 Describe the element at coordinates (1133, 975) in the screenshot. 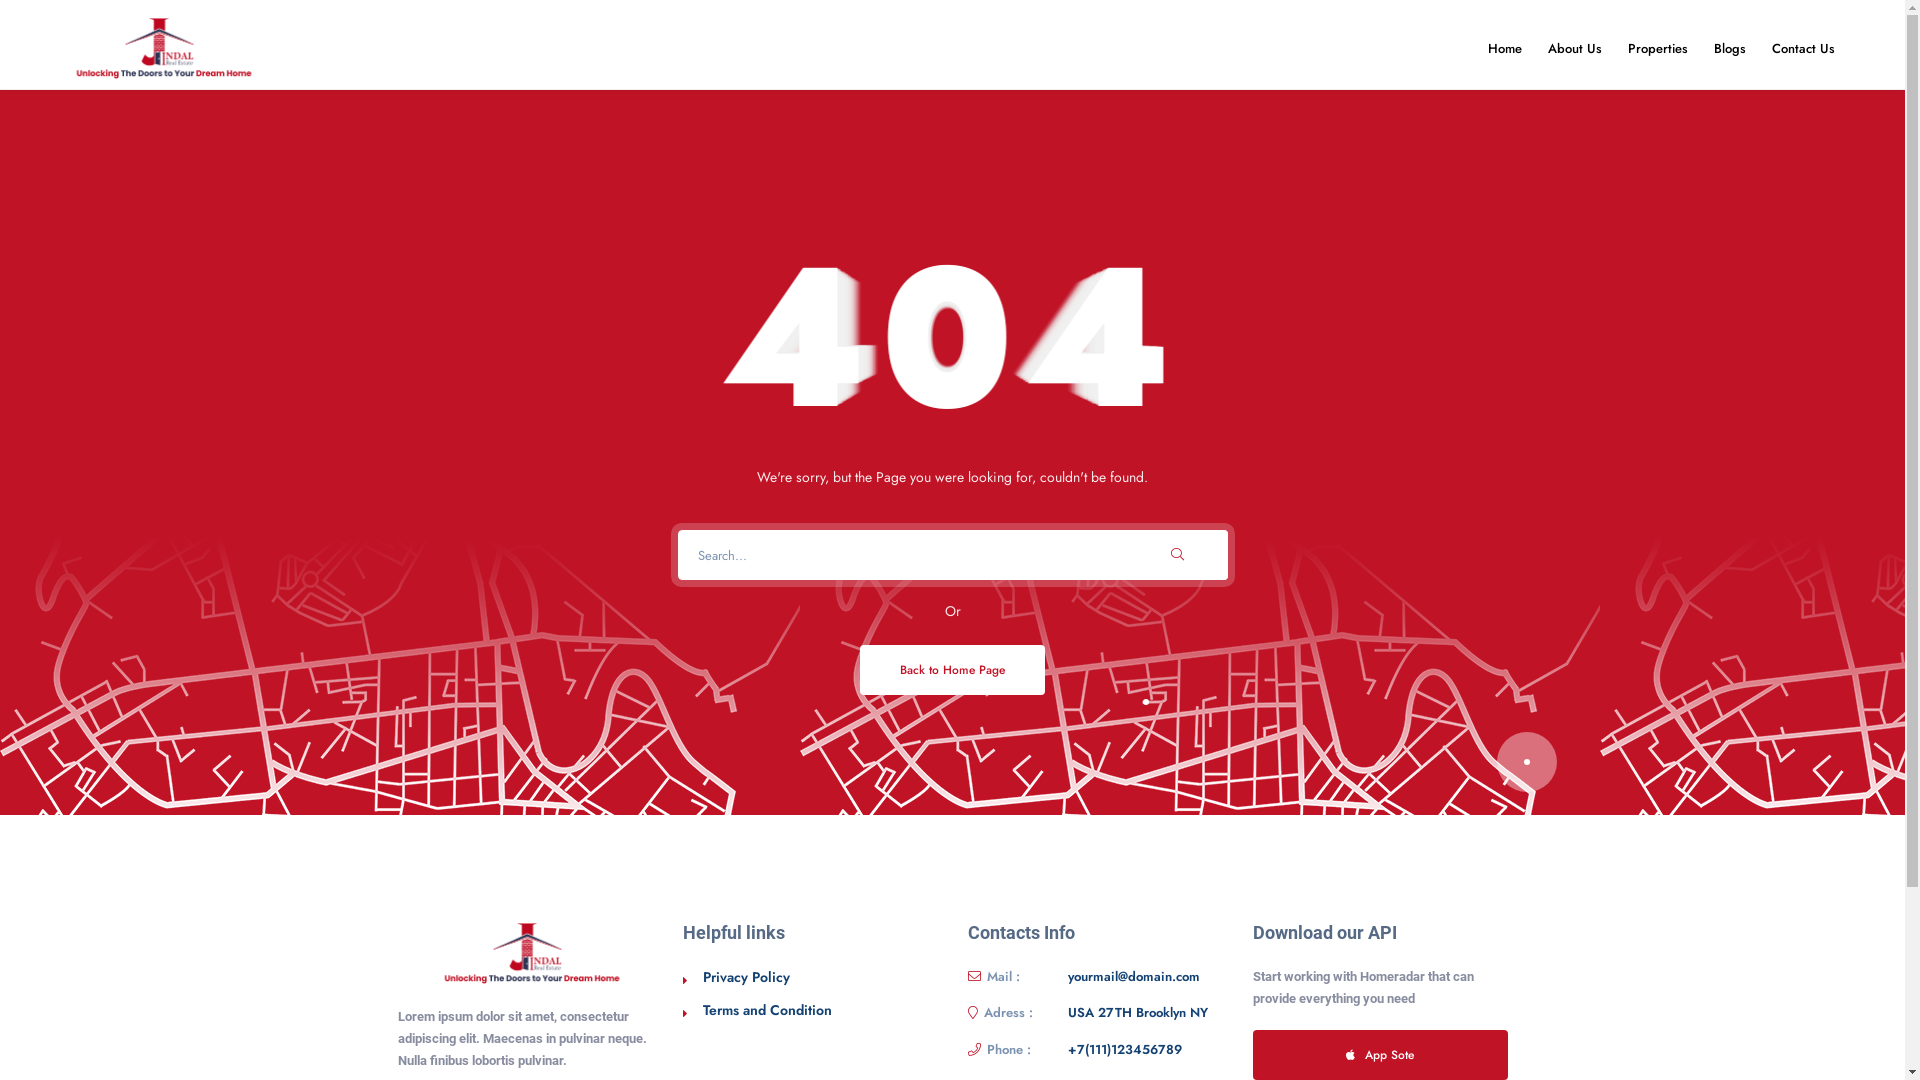

I see `'yourmail@domain.com'` at that location.